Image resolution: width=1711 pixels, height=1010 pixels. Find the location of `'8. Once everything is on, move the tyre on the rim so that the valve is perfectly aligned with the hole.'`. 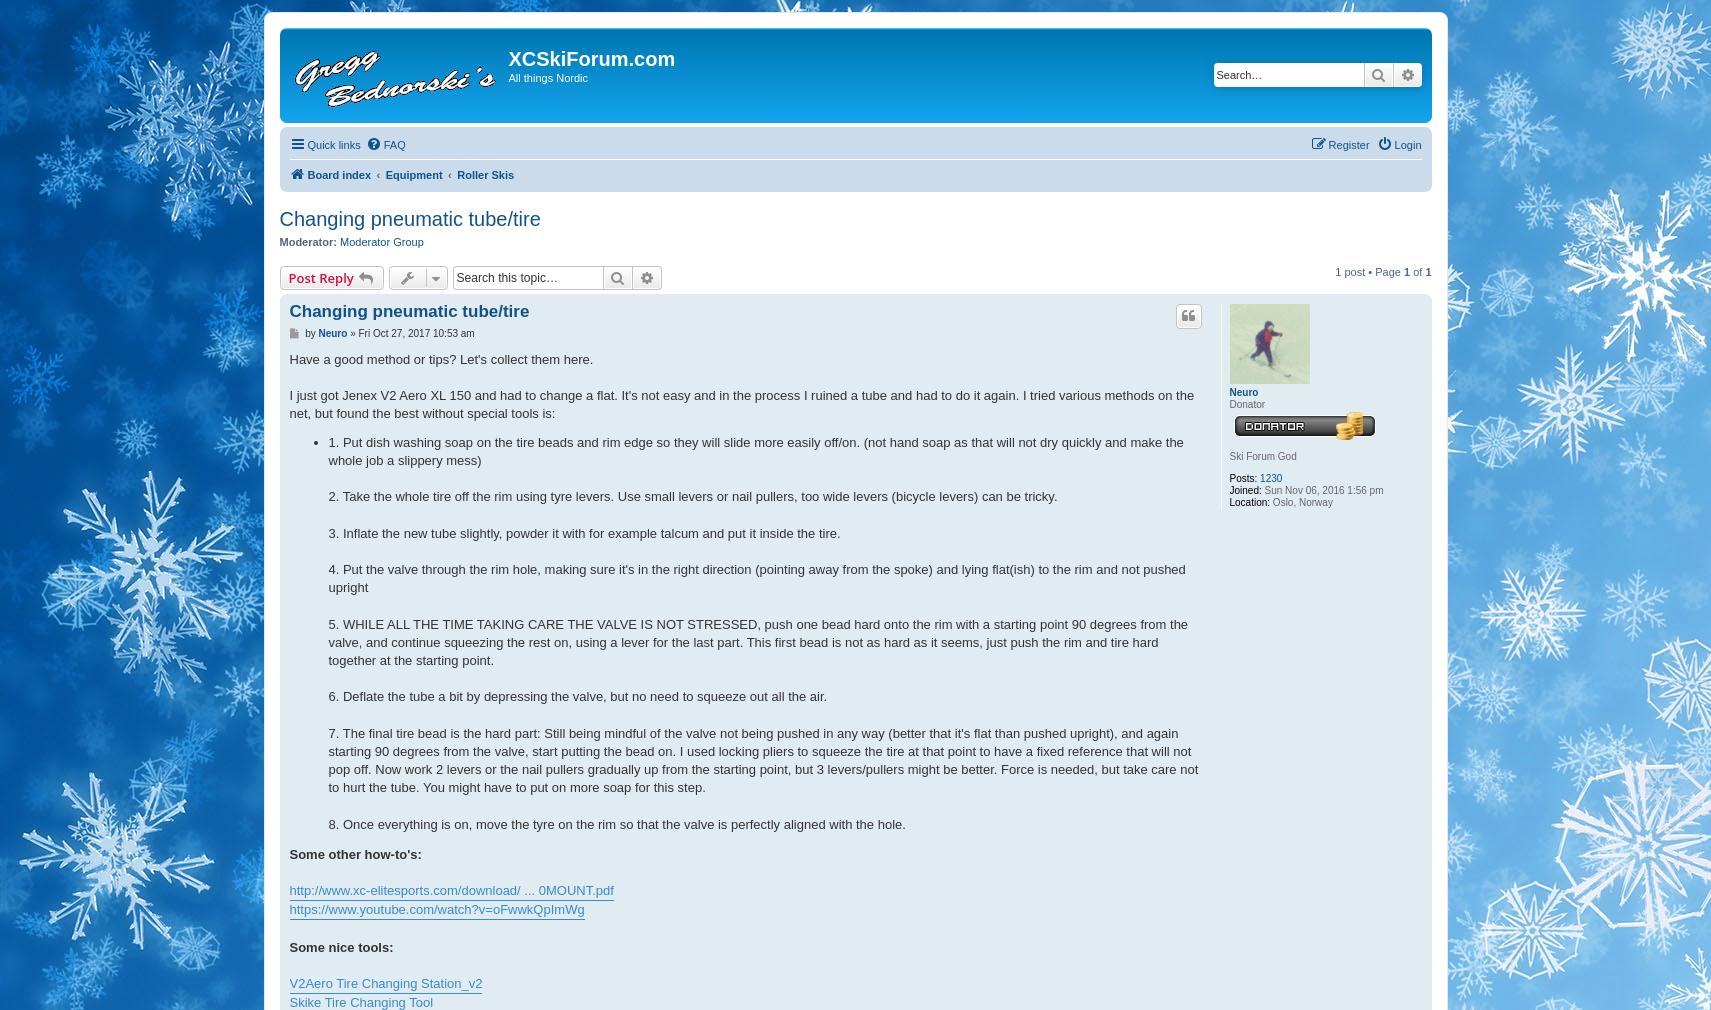

'8. Once everything is on, move the tyre on the rim so that the valve is perfectly aligned with the hole.' is located at coordinates (615, 823).